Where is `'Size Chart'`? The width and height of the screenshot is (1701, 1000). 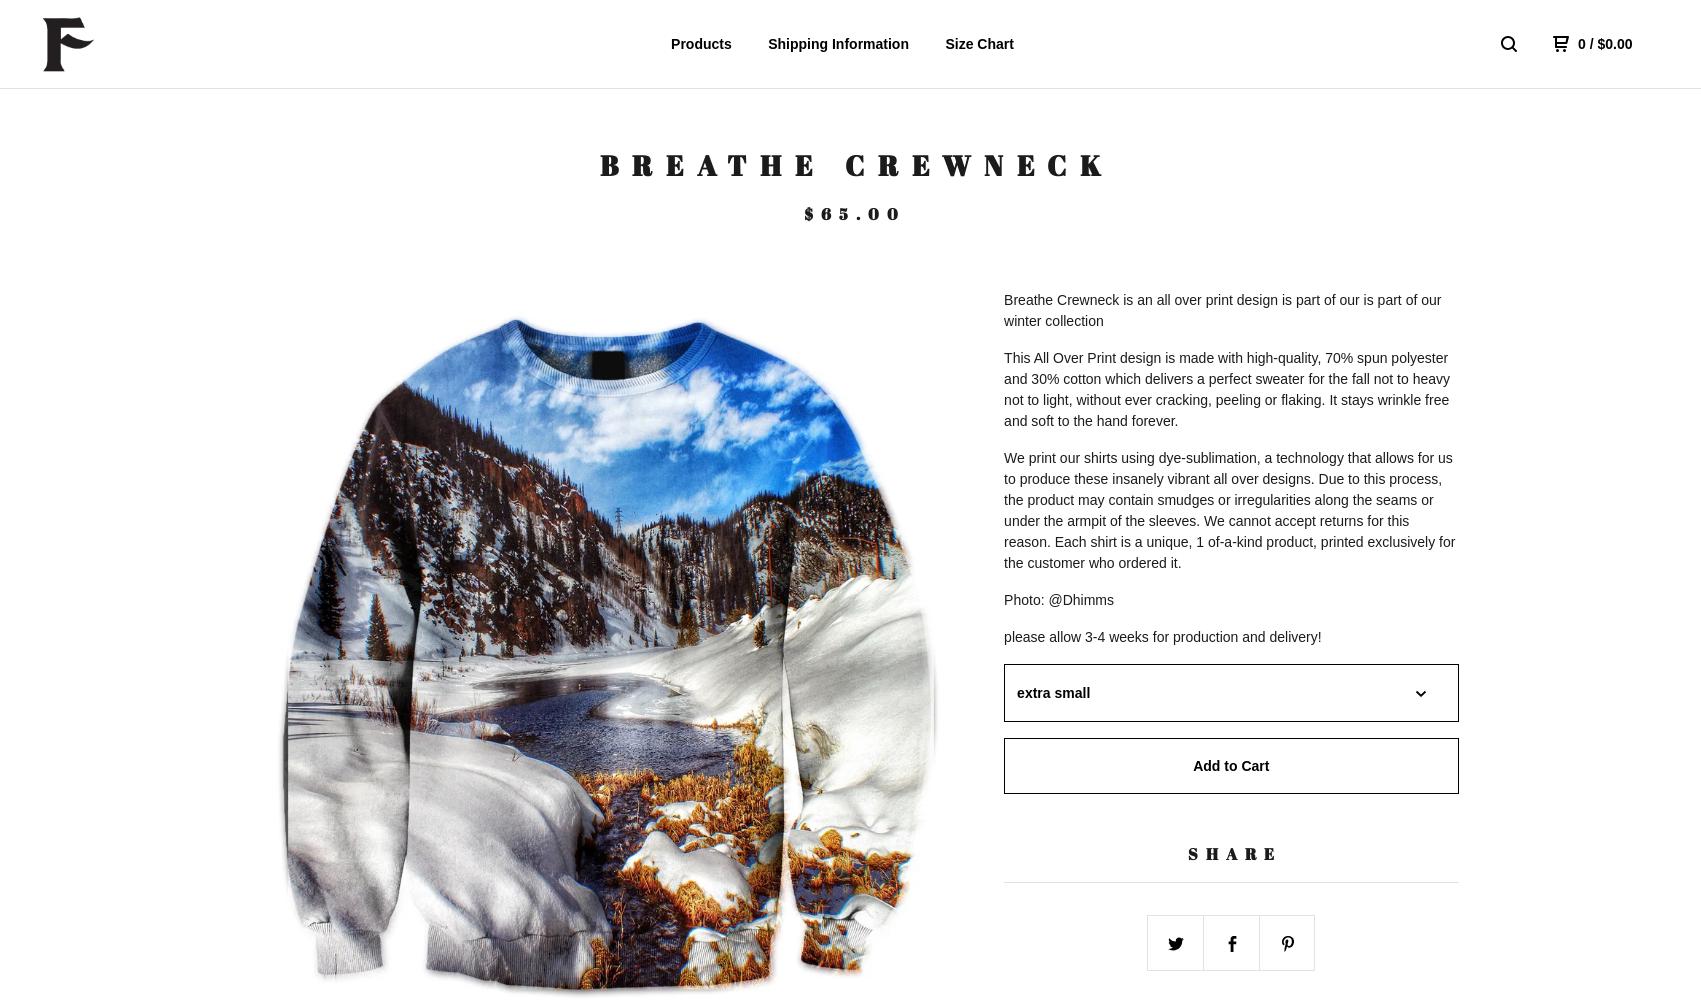
'Size Chart' is located at coordinates (978, 44).